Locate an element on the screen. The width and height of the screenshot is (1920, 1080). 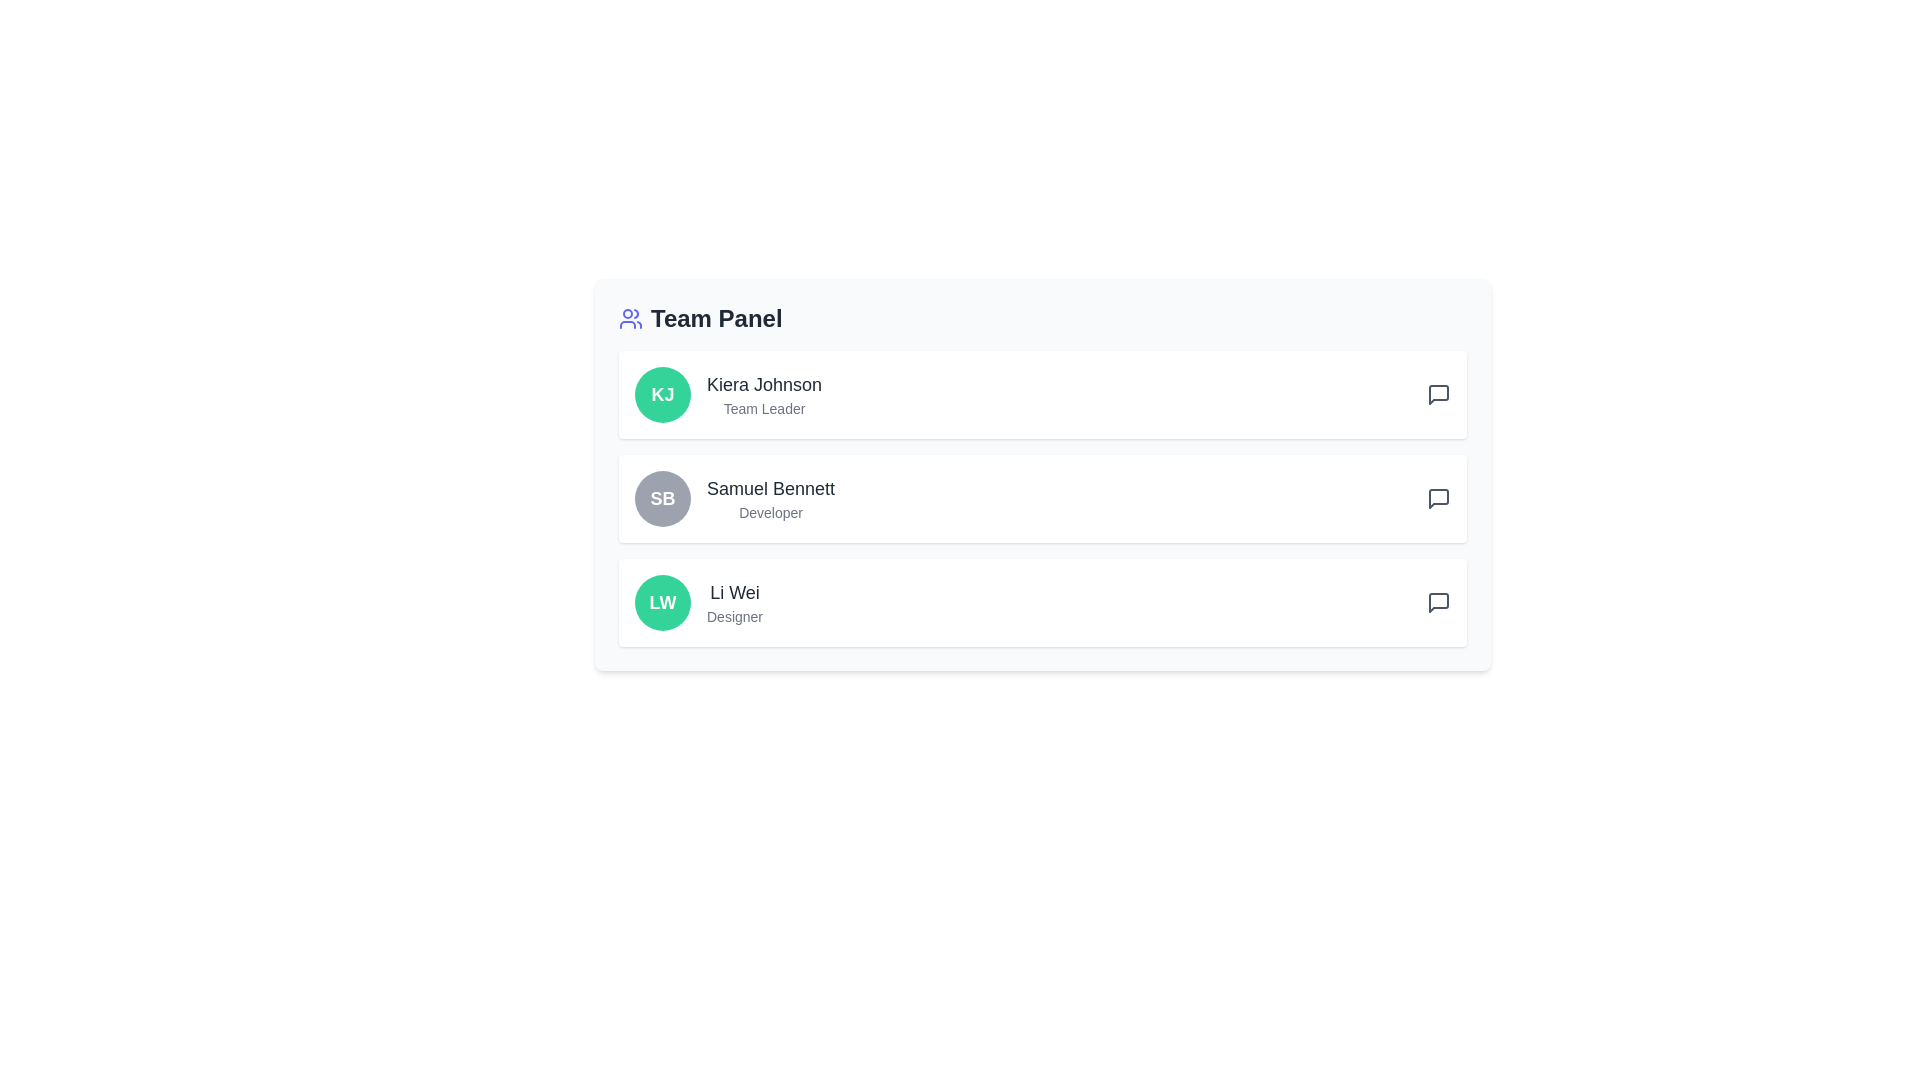
the messaging icon located at the end of the last row associated with 'Li Wei - Designer' in the 'Team Panel', positioned to the right of the text and user avatar is located at coordinates (1438, 601).